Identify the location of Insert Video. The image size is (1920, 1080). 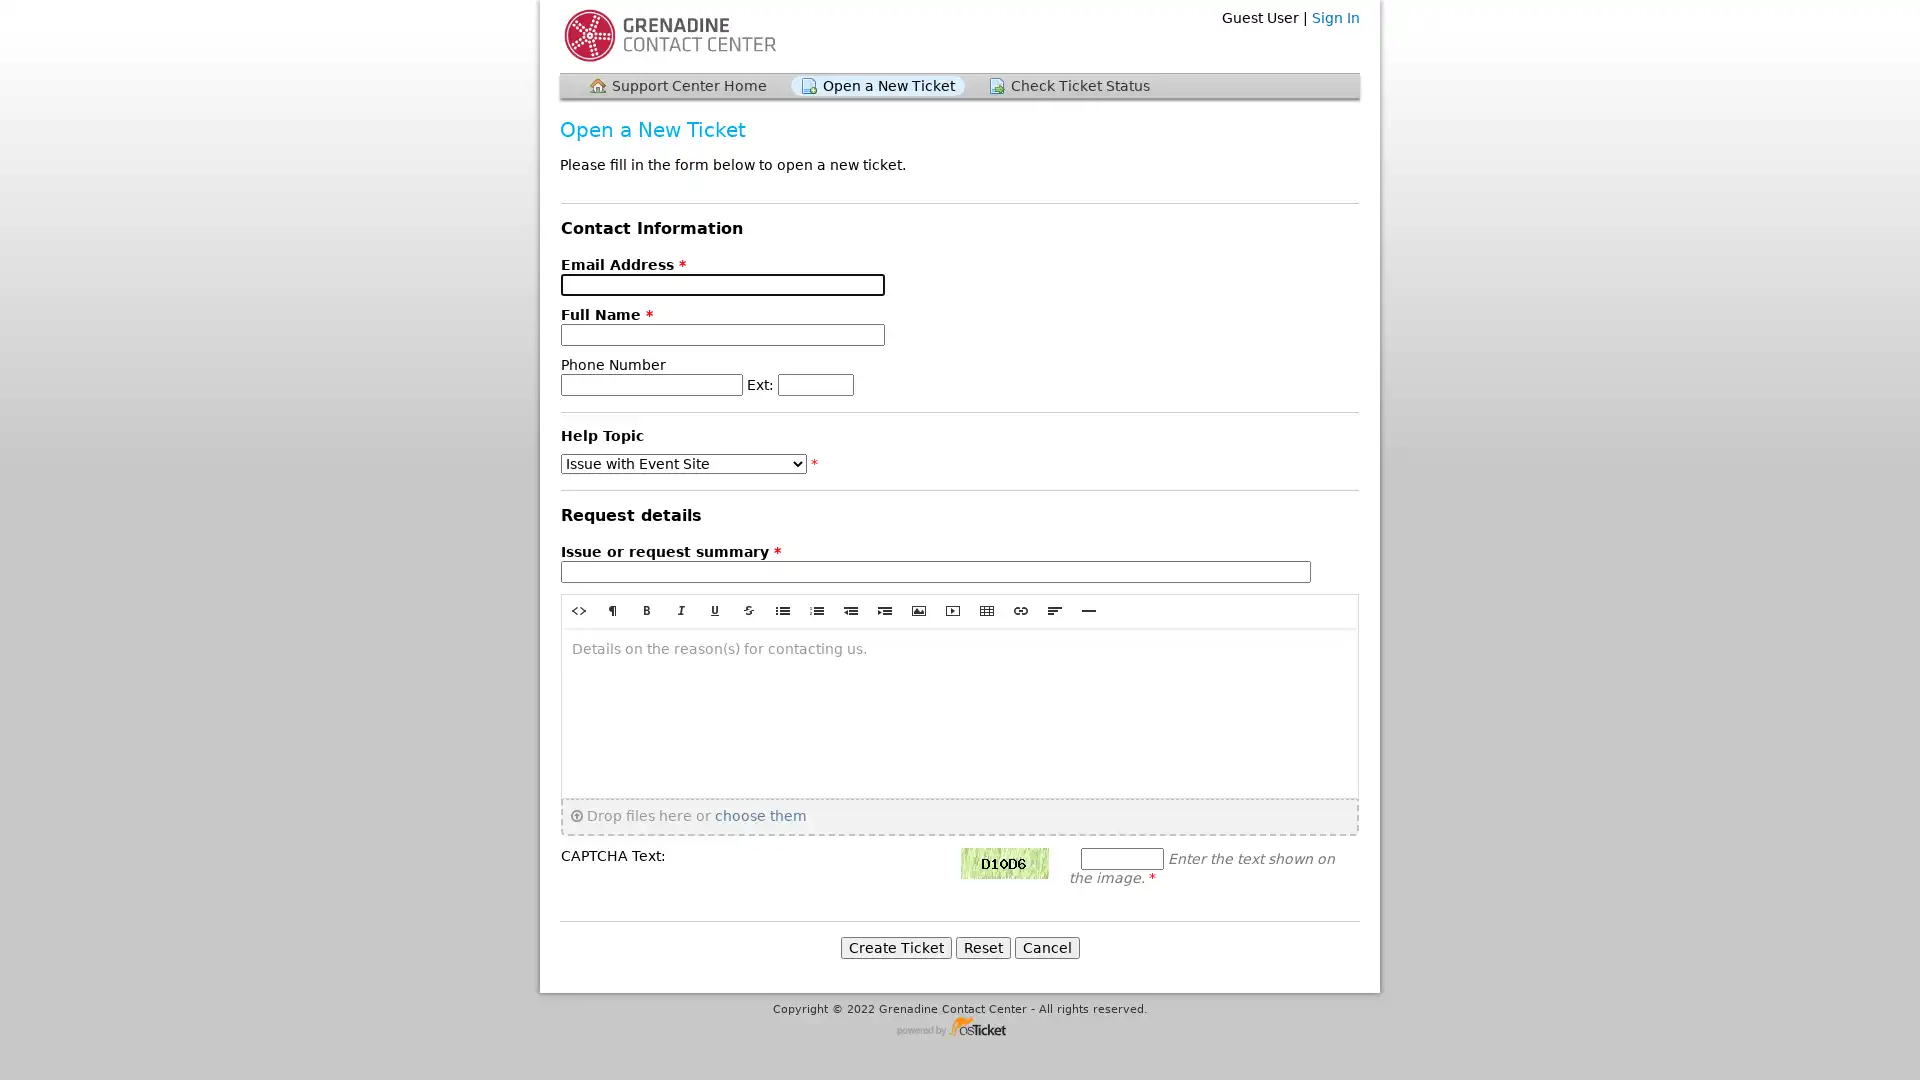
(952, 609).